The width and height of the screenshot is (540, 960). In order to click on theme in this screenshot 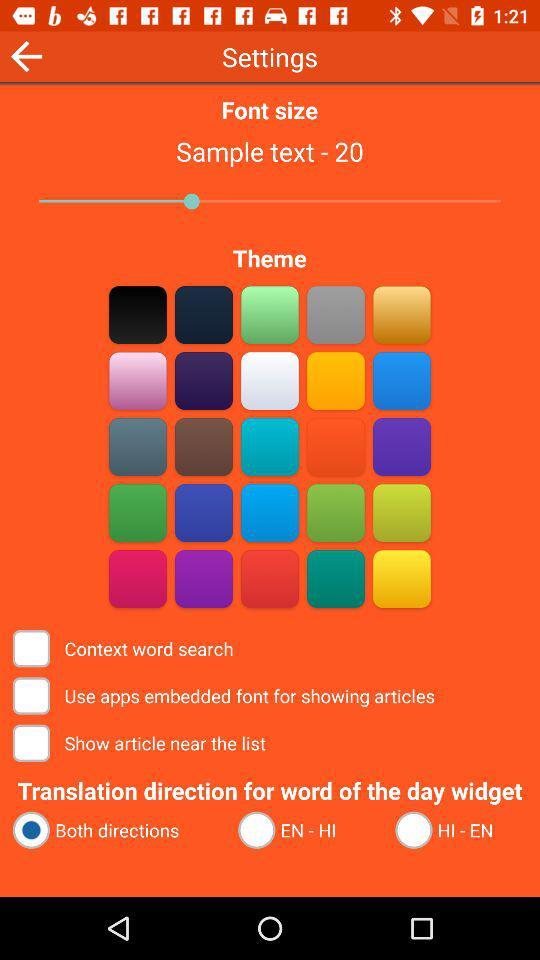, I will do `click(137, 446)`.